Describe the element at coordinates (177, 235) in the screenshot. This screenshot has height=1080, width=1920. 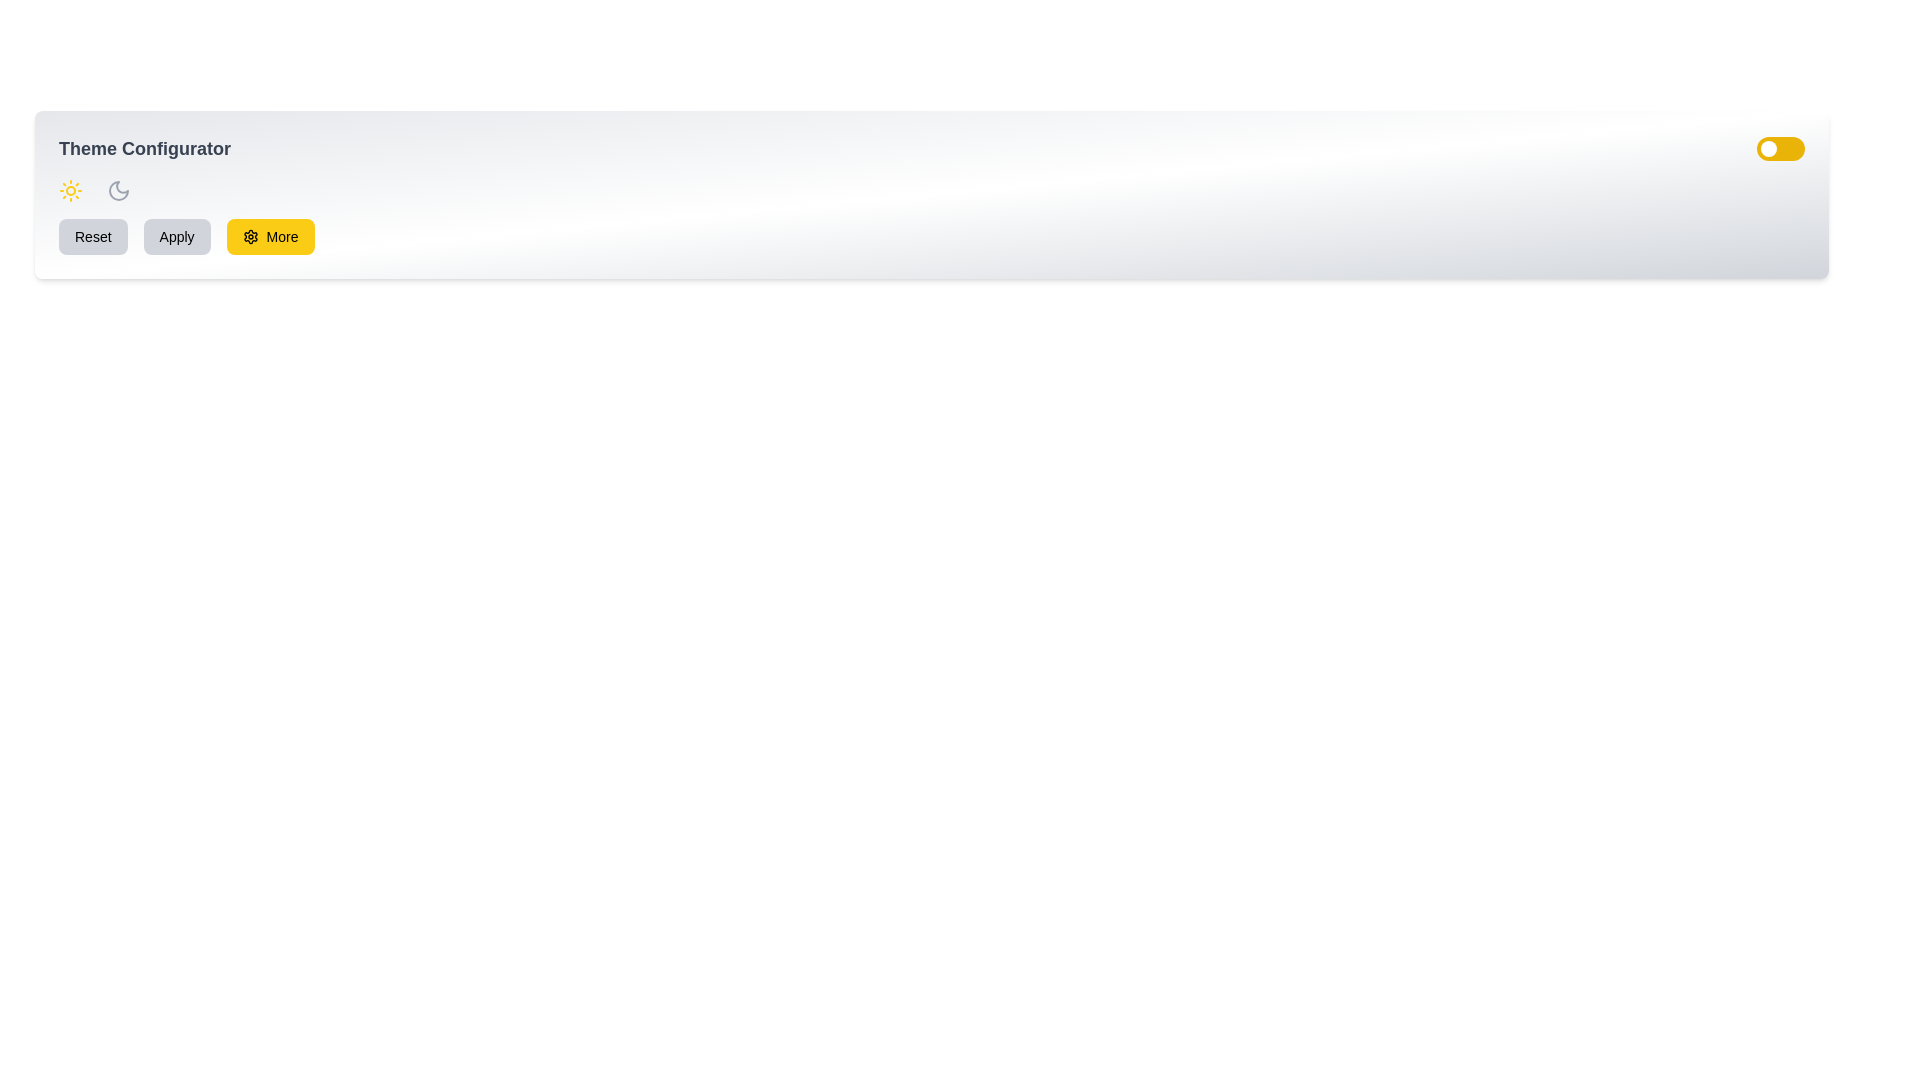
I see `the 'Apply' button located under the 'Theme Configurator' section, which is the second button in a horizontal group of three, to apply changes` at that location.